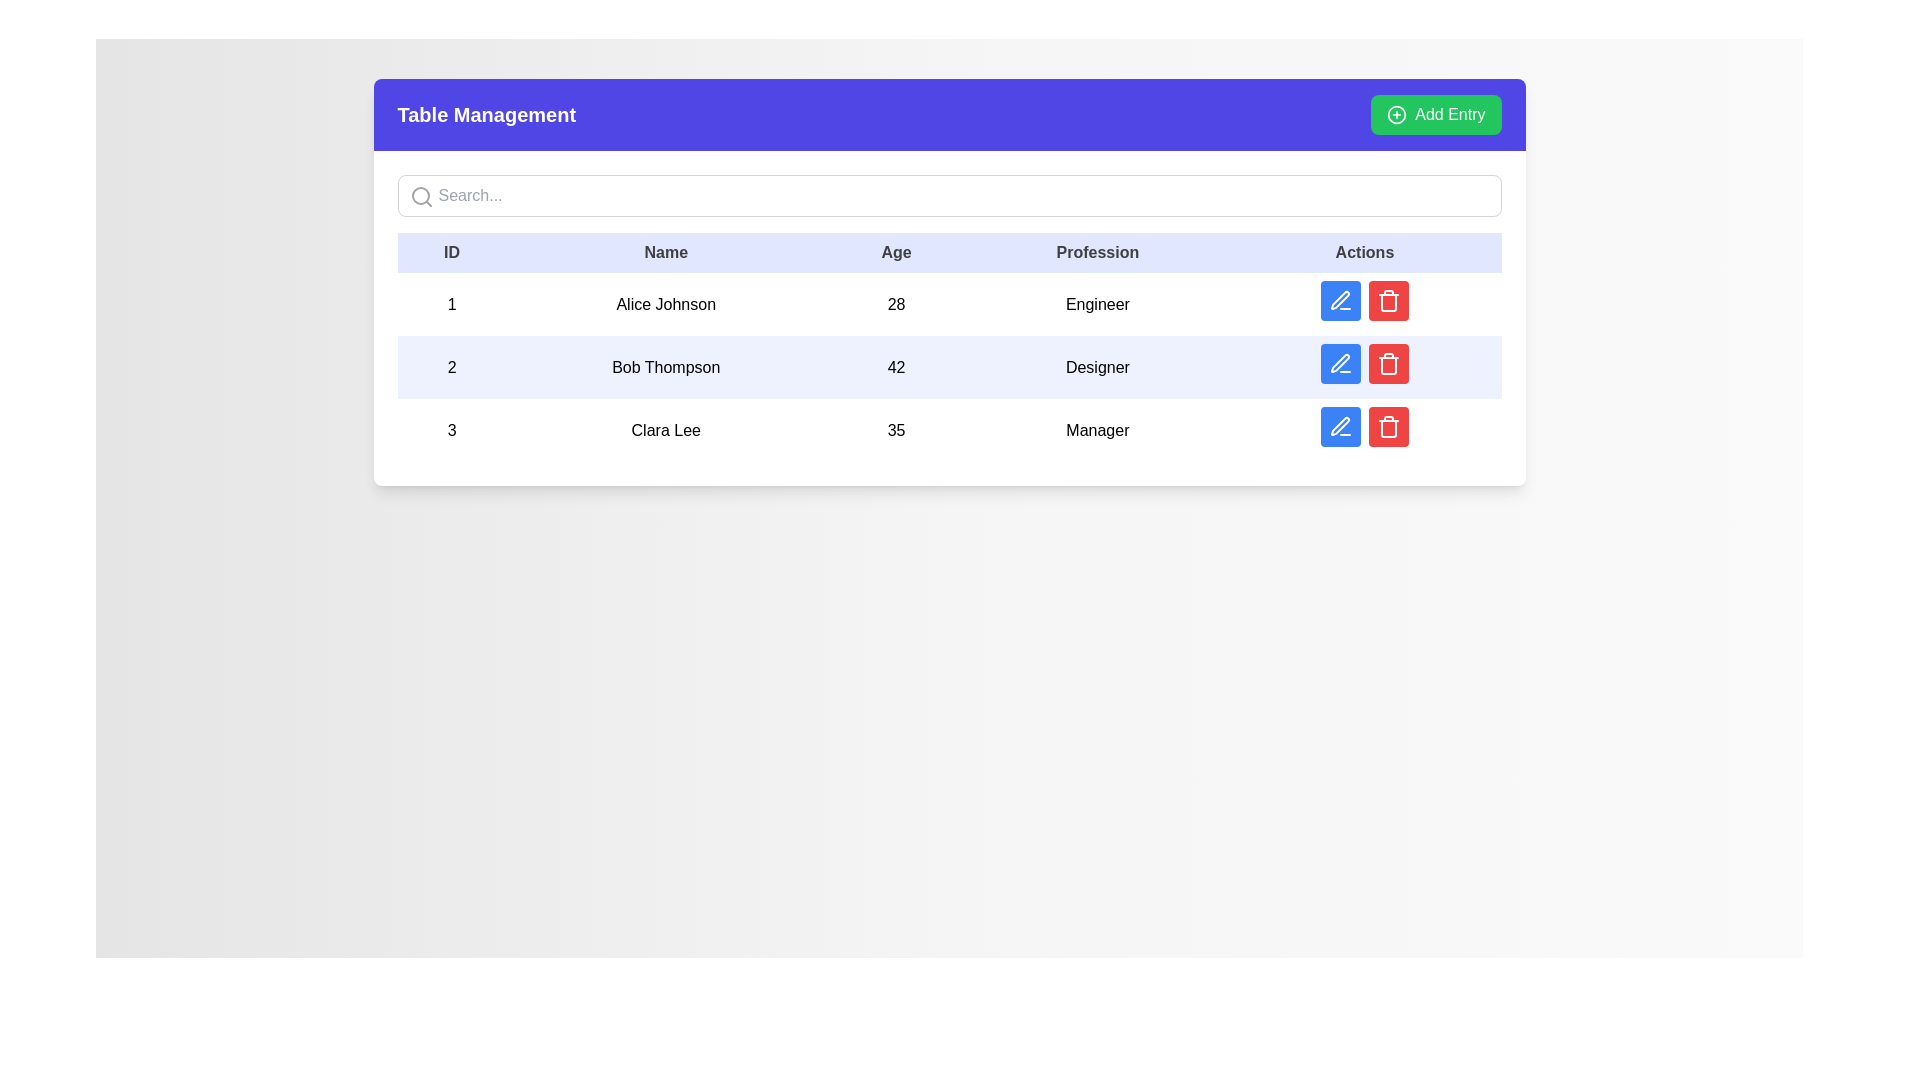 This screenshot has height=1080, width=1920. Describe the element at coordinates (1340, 363) in the screenshot. I see `the rounded blue button icon in the Actions column for 'Bob Thompson' to trigger a tooltip or visual feedback` at that location.